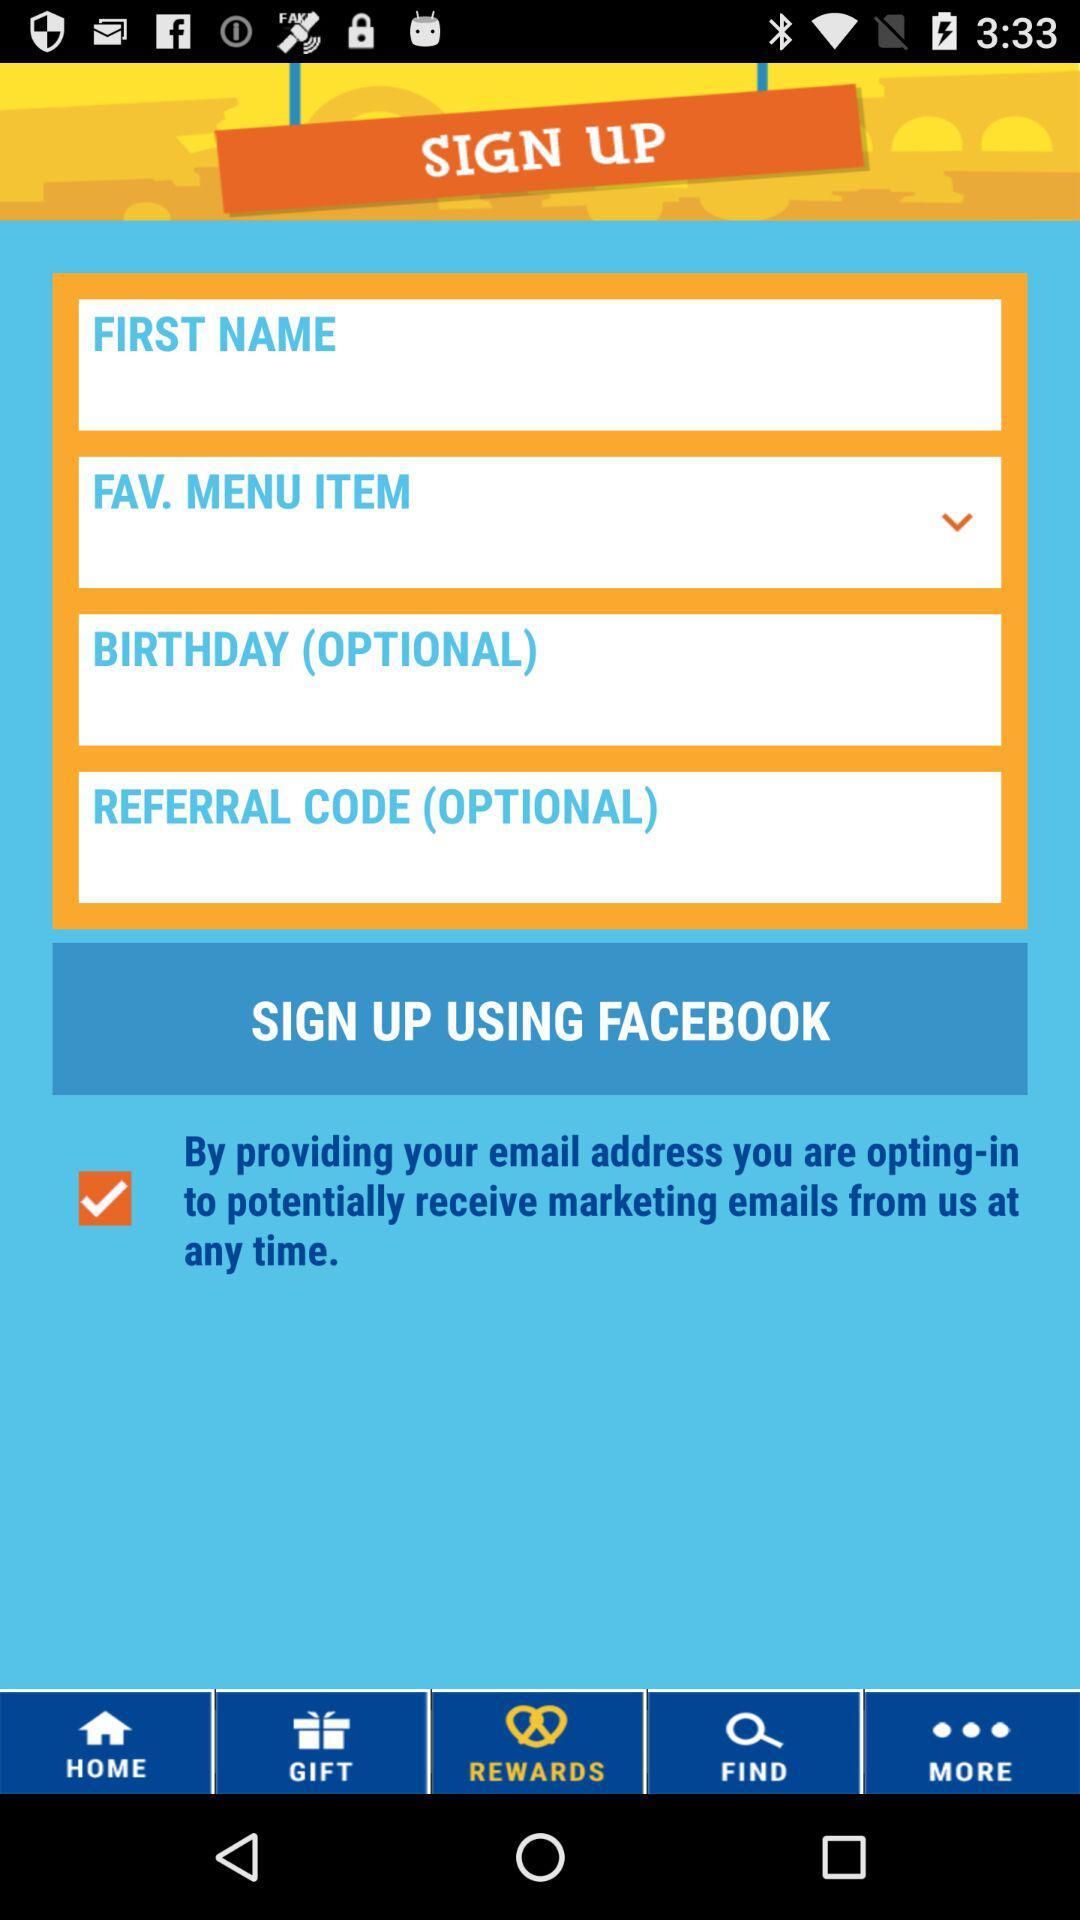 The height and width of the screenshot is (1920, 1080). I want to click on referral code, so click(540, 837).